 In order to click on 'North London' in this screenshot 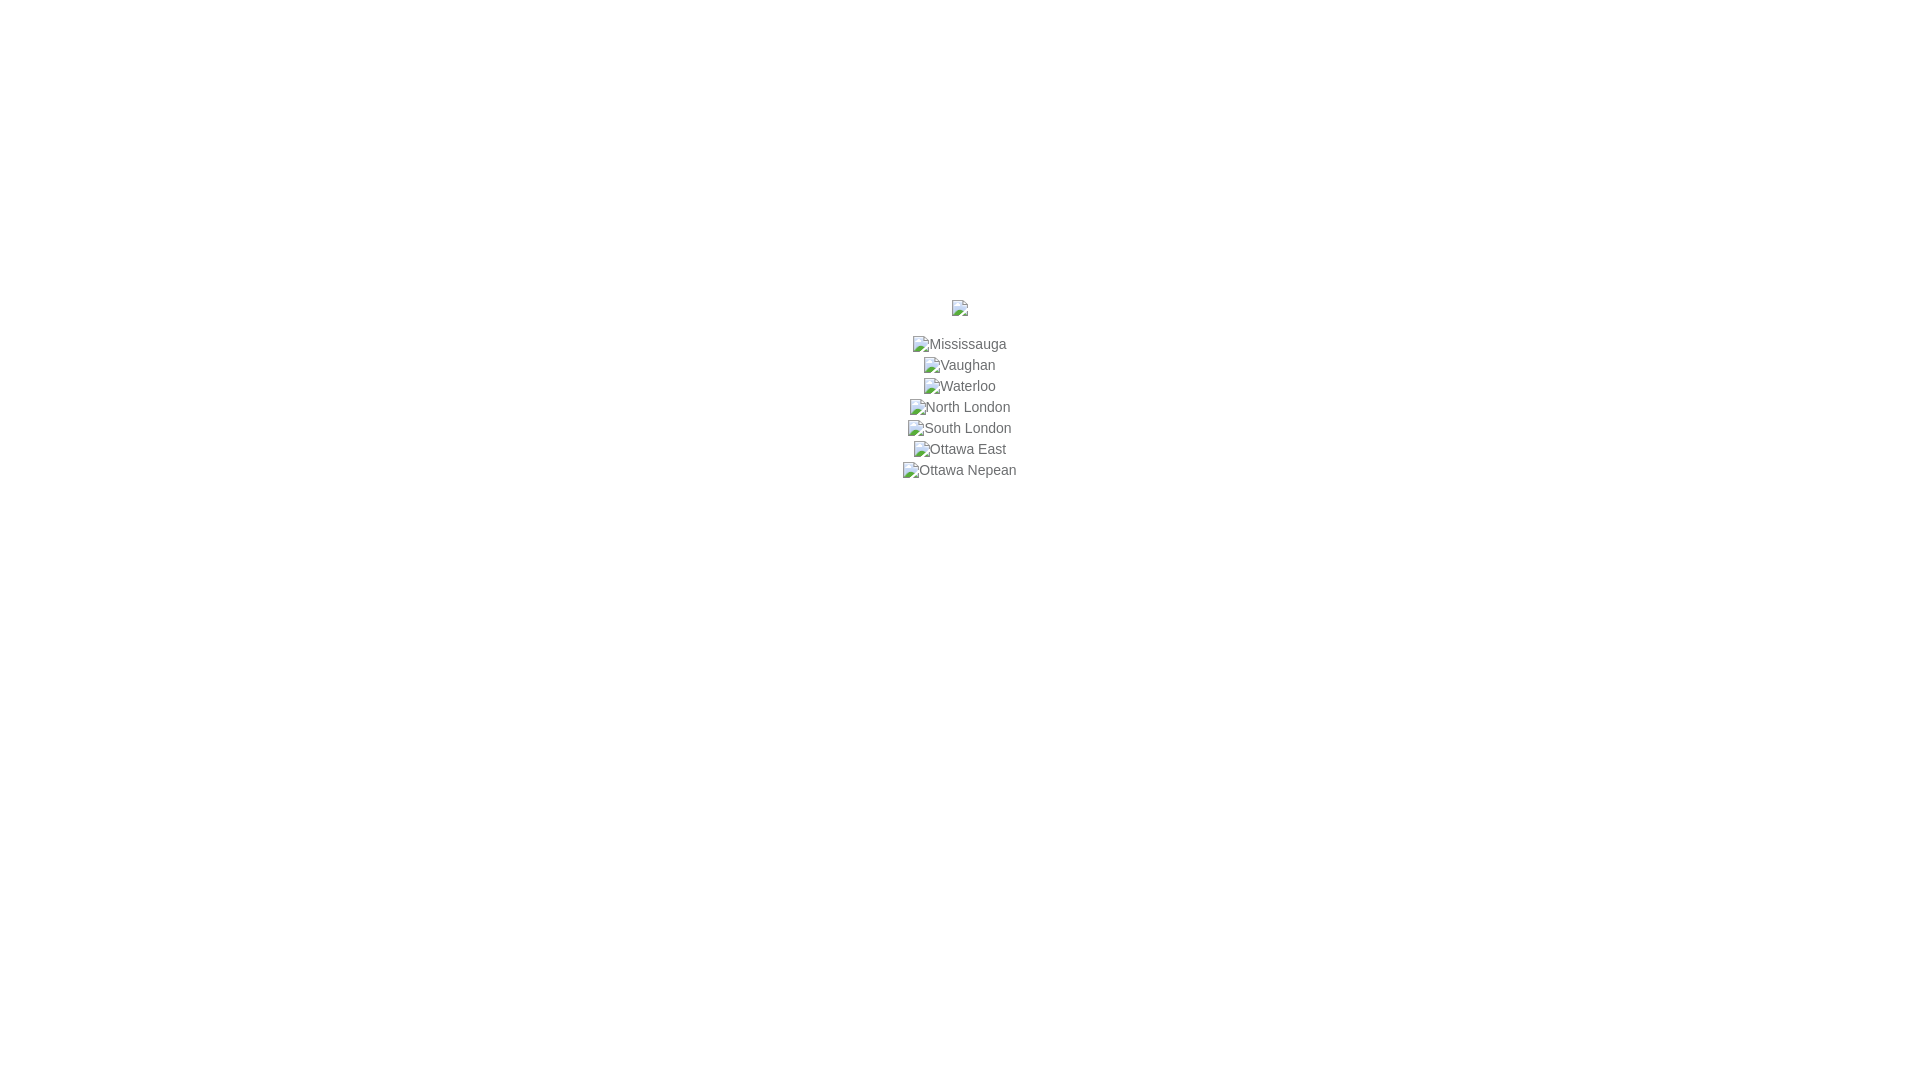, I will do `click(960, 406)`.